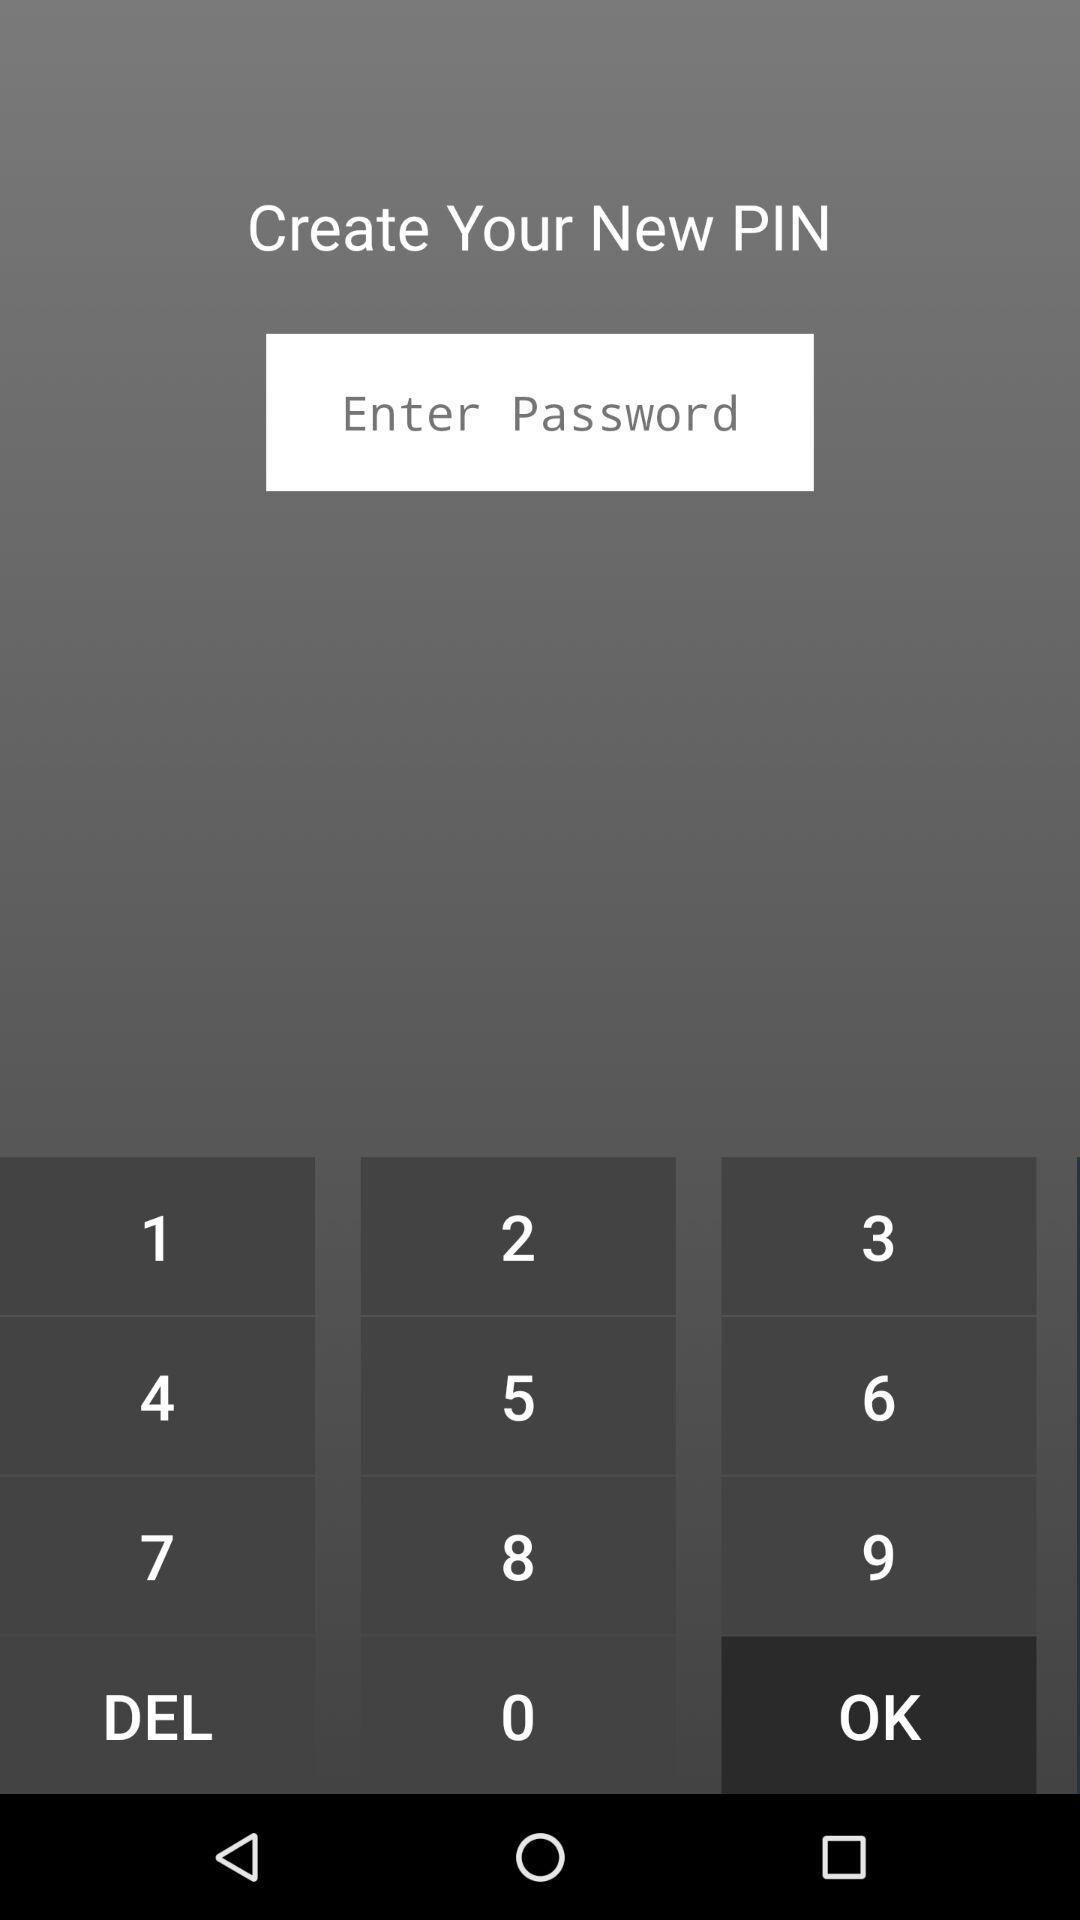  I want to click on icon above the 6, so click(878, 1235).